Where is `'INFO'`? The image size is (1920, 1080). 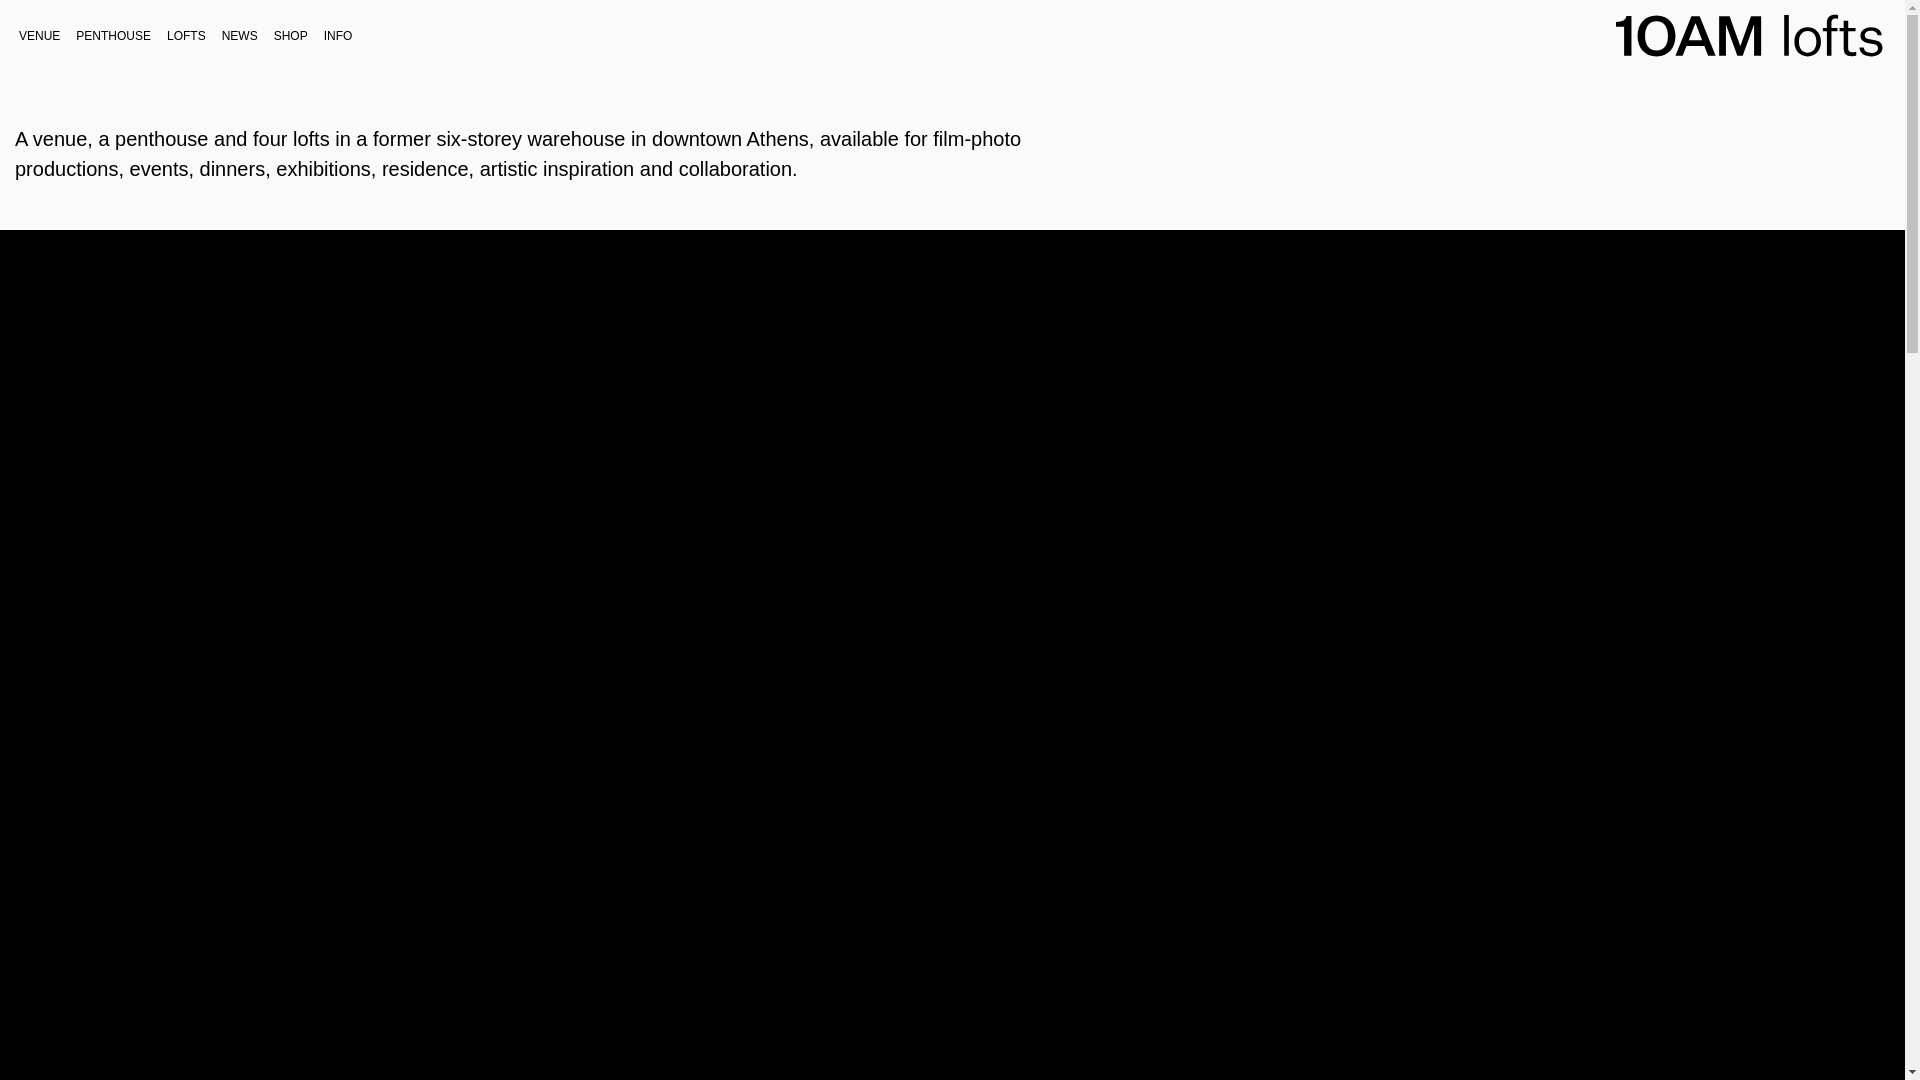
'INFO' is located at coordinates (338, 34).